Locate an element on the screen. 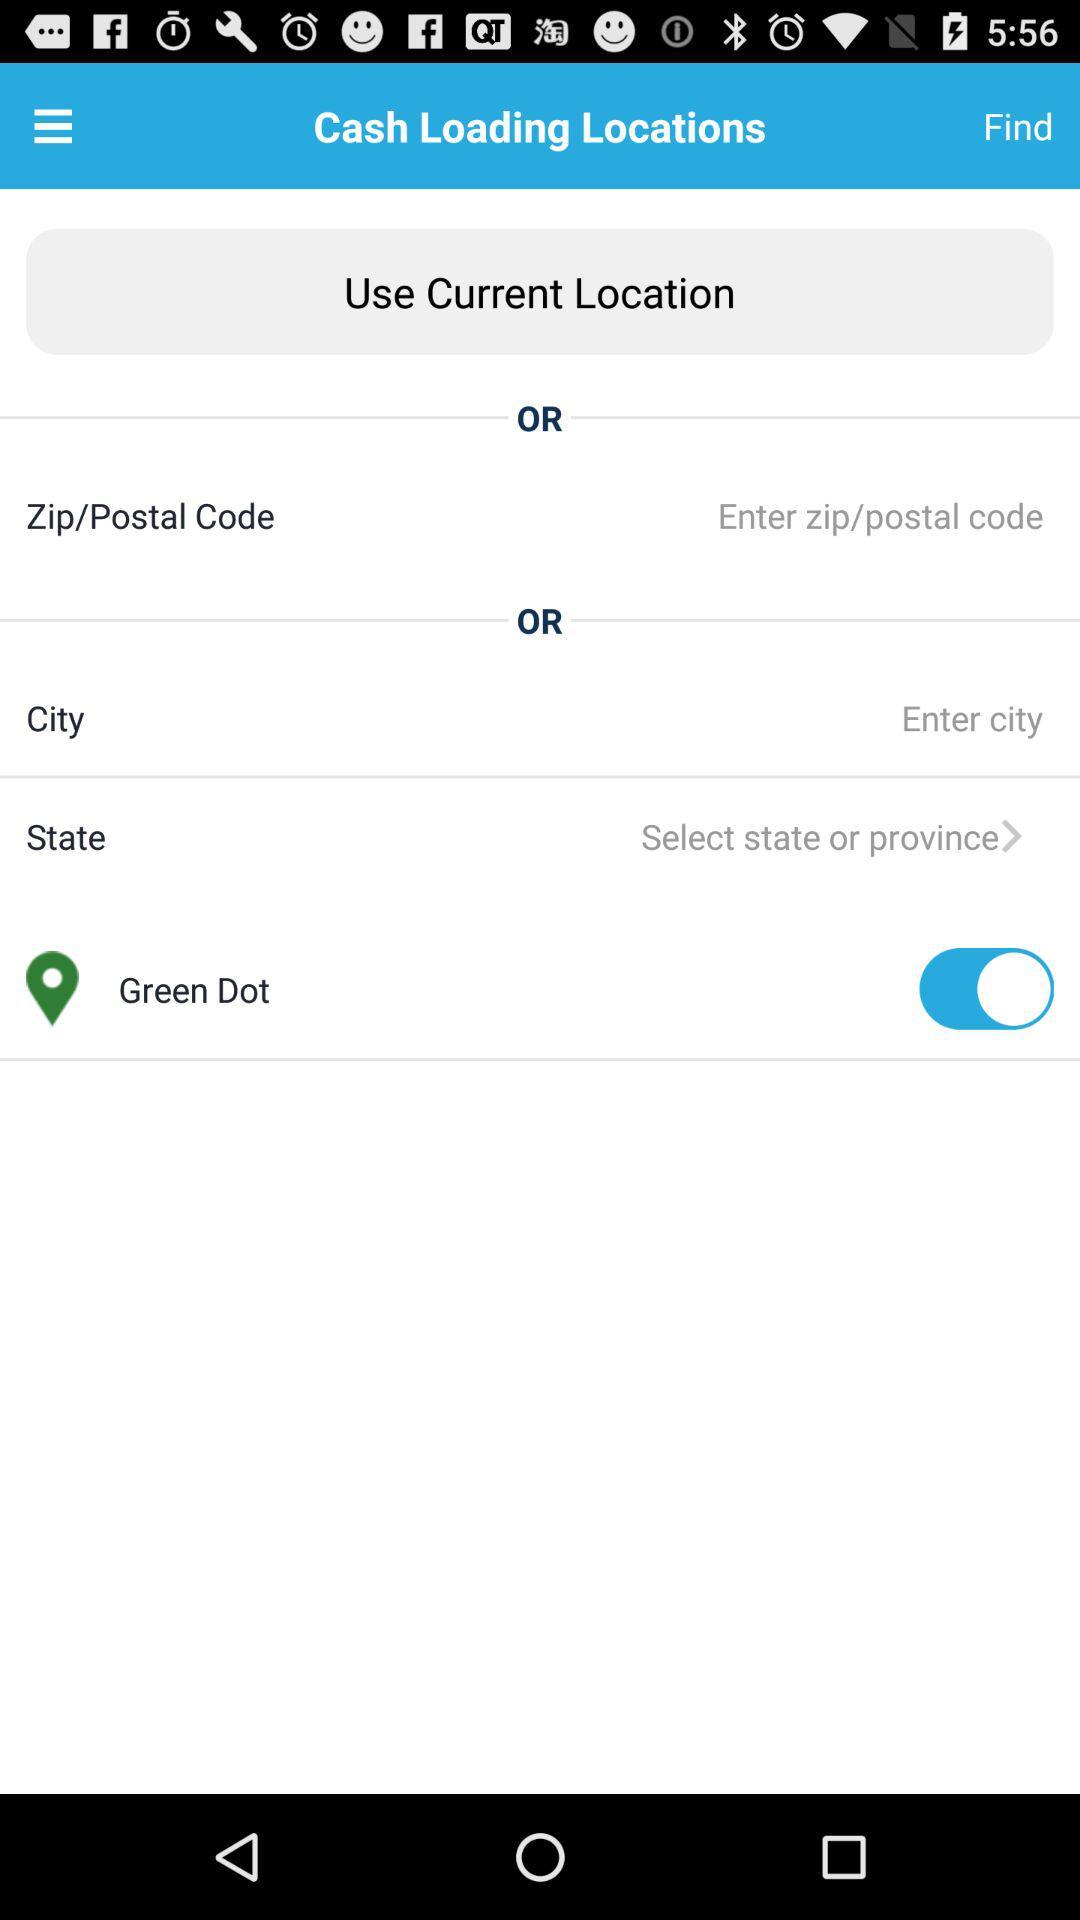  item above or is located at coordinates (540, 290).